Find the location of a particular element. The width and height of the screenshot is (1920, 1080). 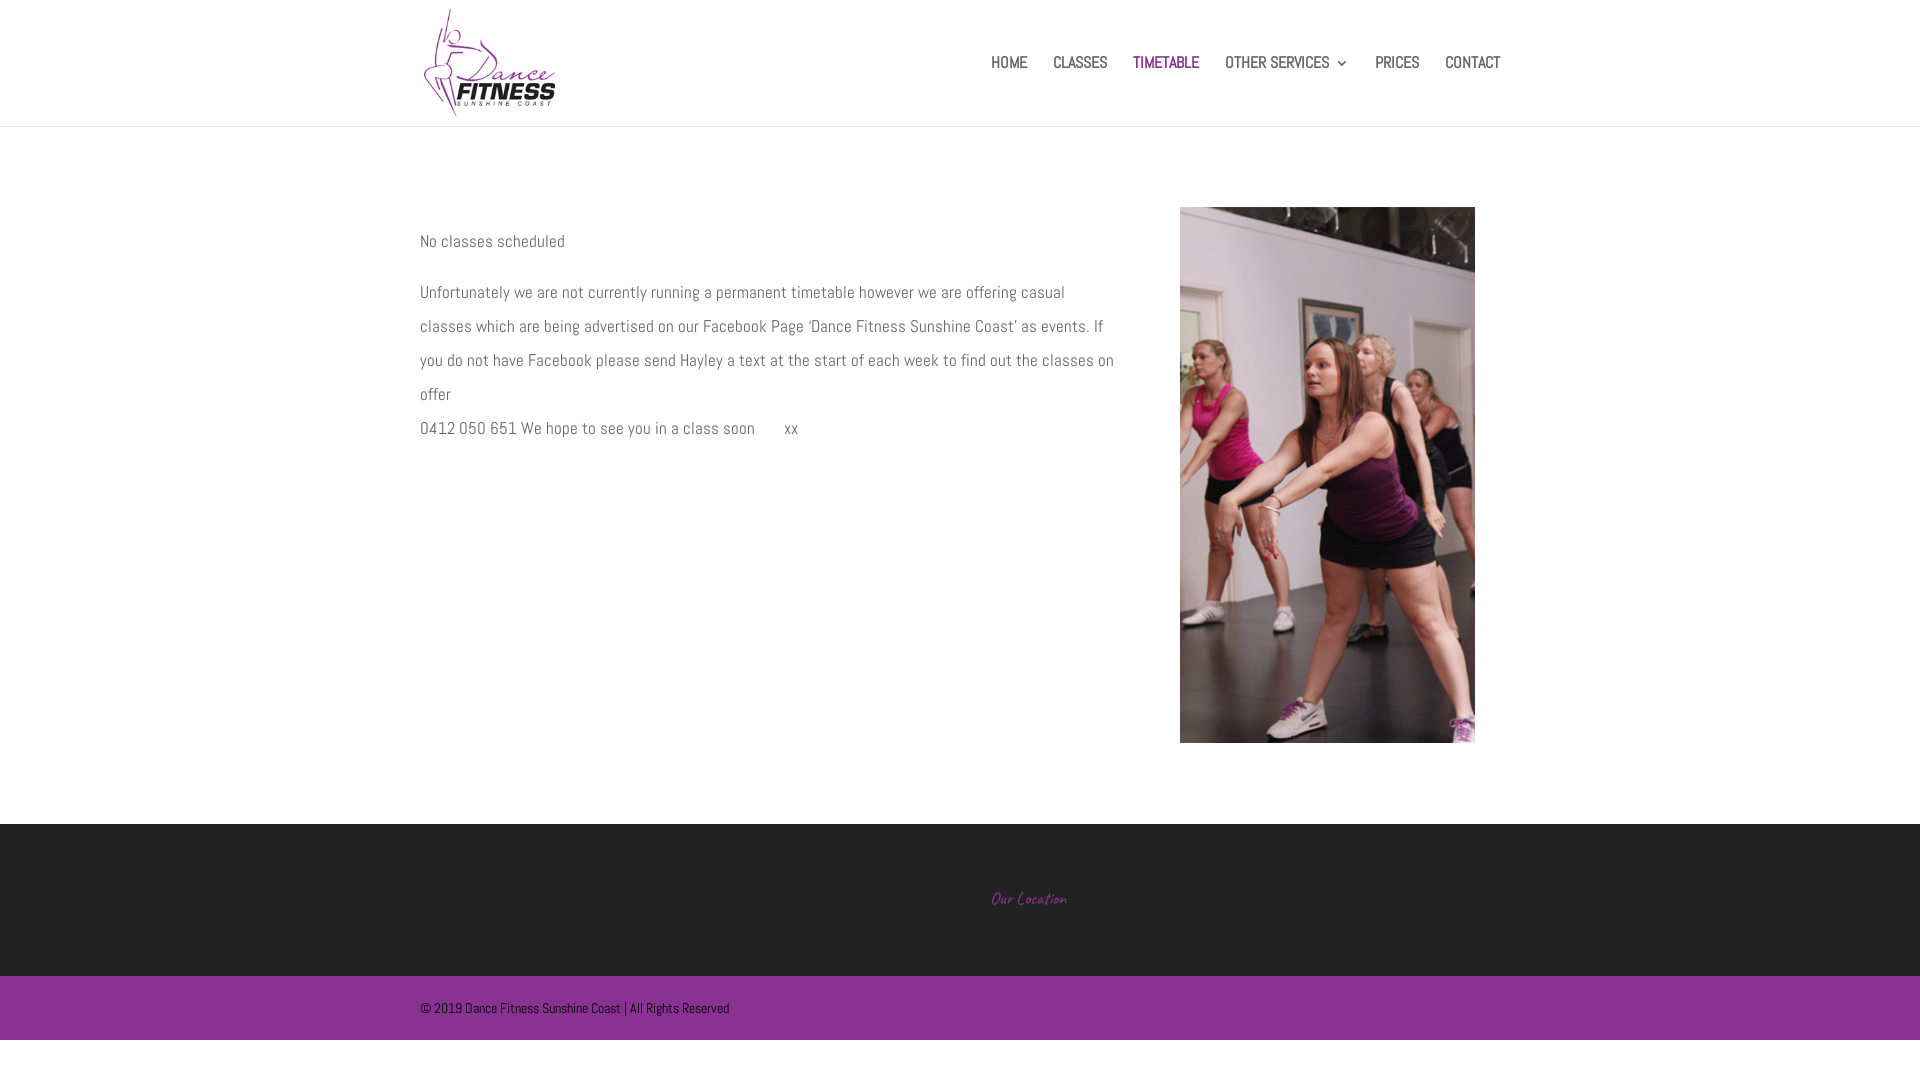

'CONTACT' is located at coordinates (1444, 91).